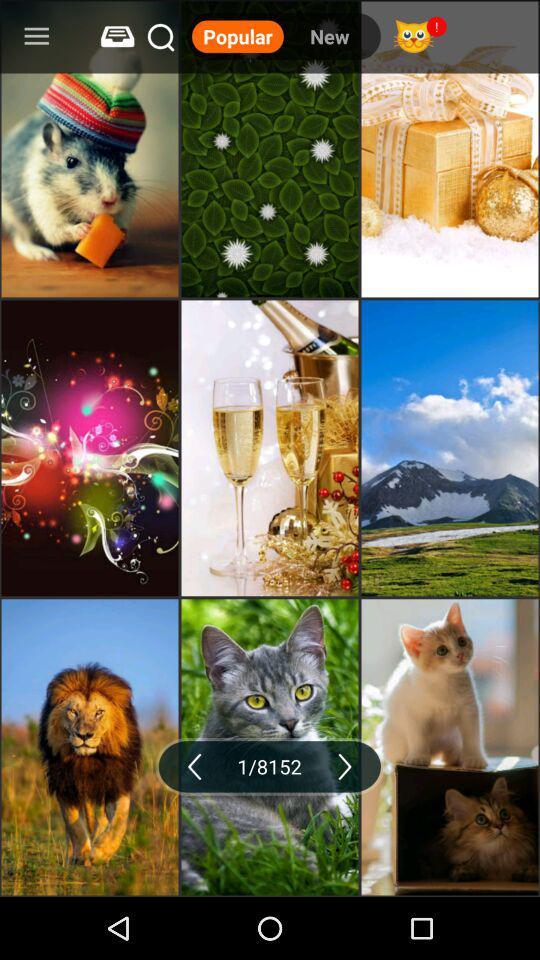 This screenshot has height=960, width=540. Describe the element at coordinates (237, 35) in the screenshot. I see `item next to new` at that location.